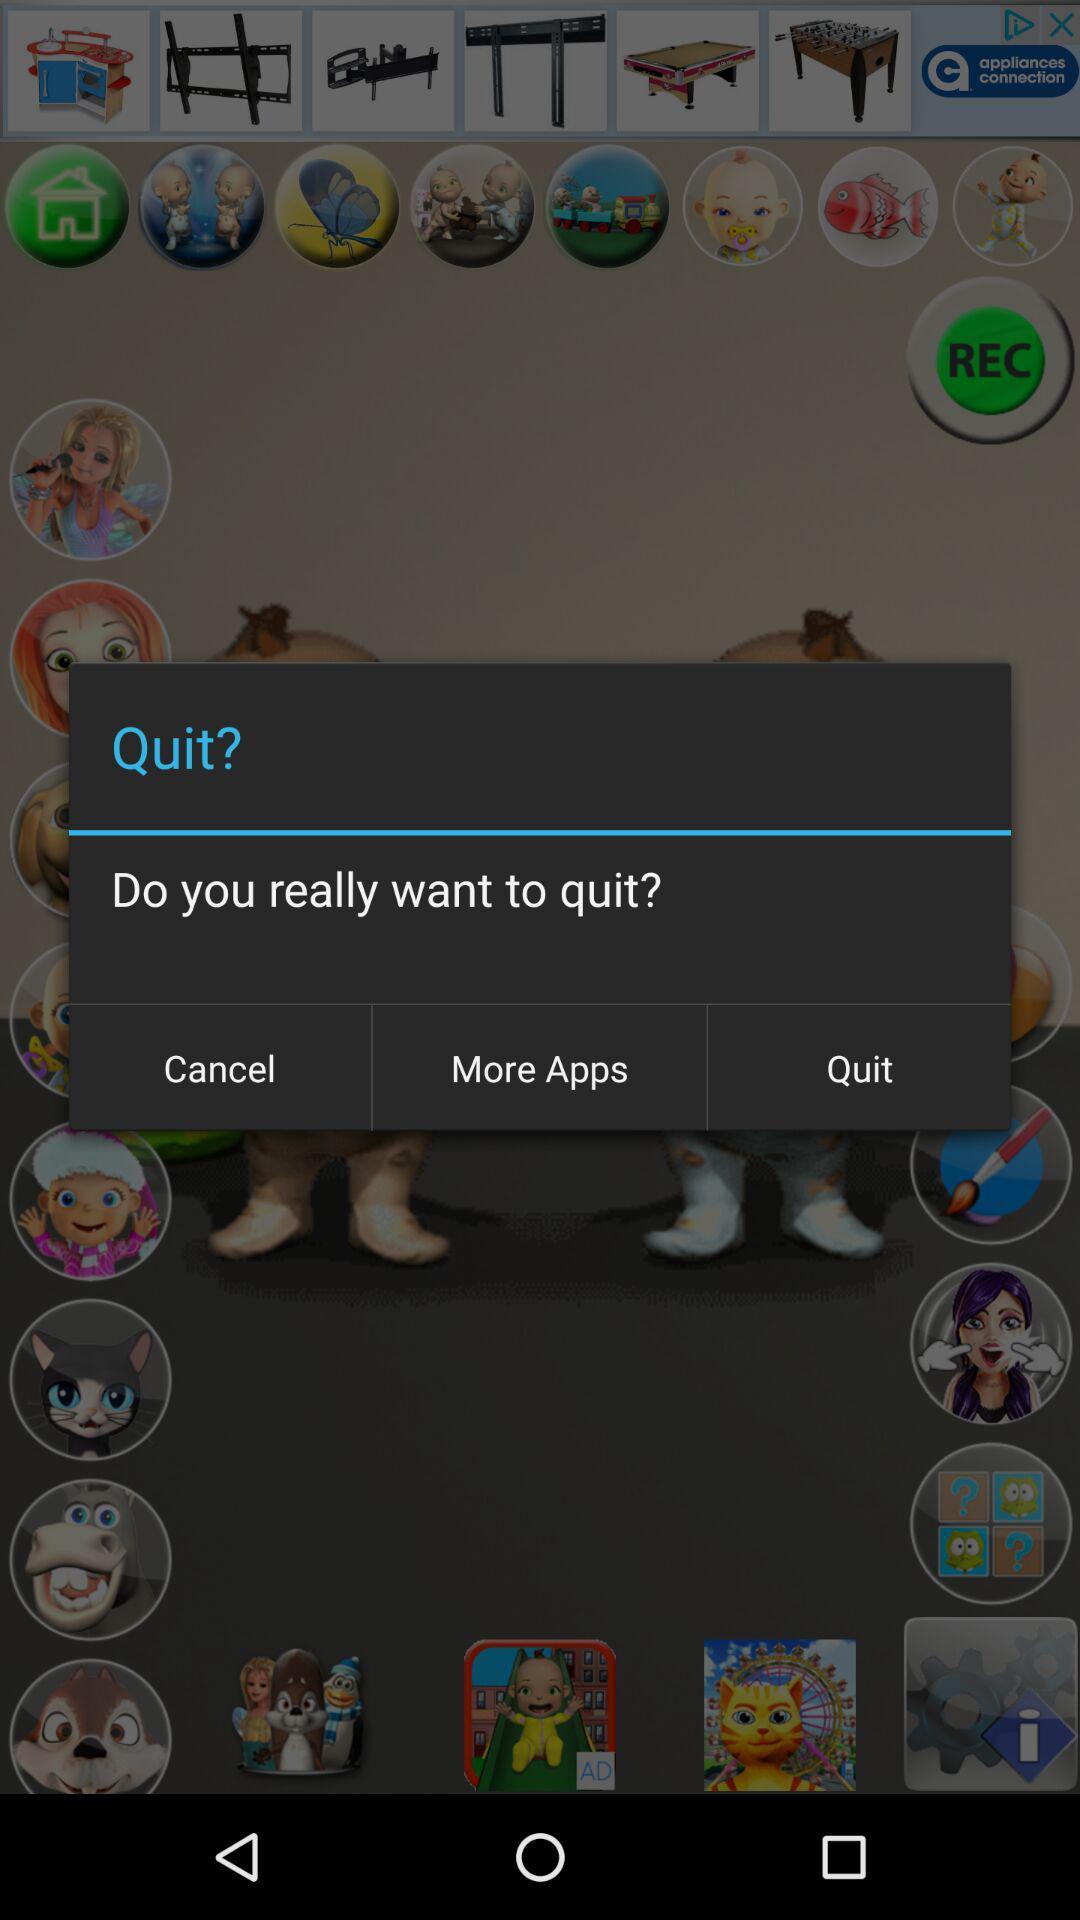  What do you see at coordinates (990, 1522) in the screenshot?
I see `logo` at bounding box center [990, 1522].